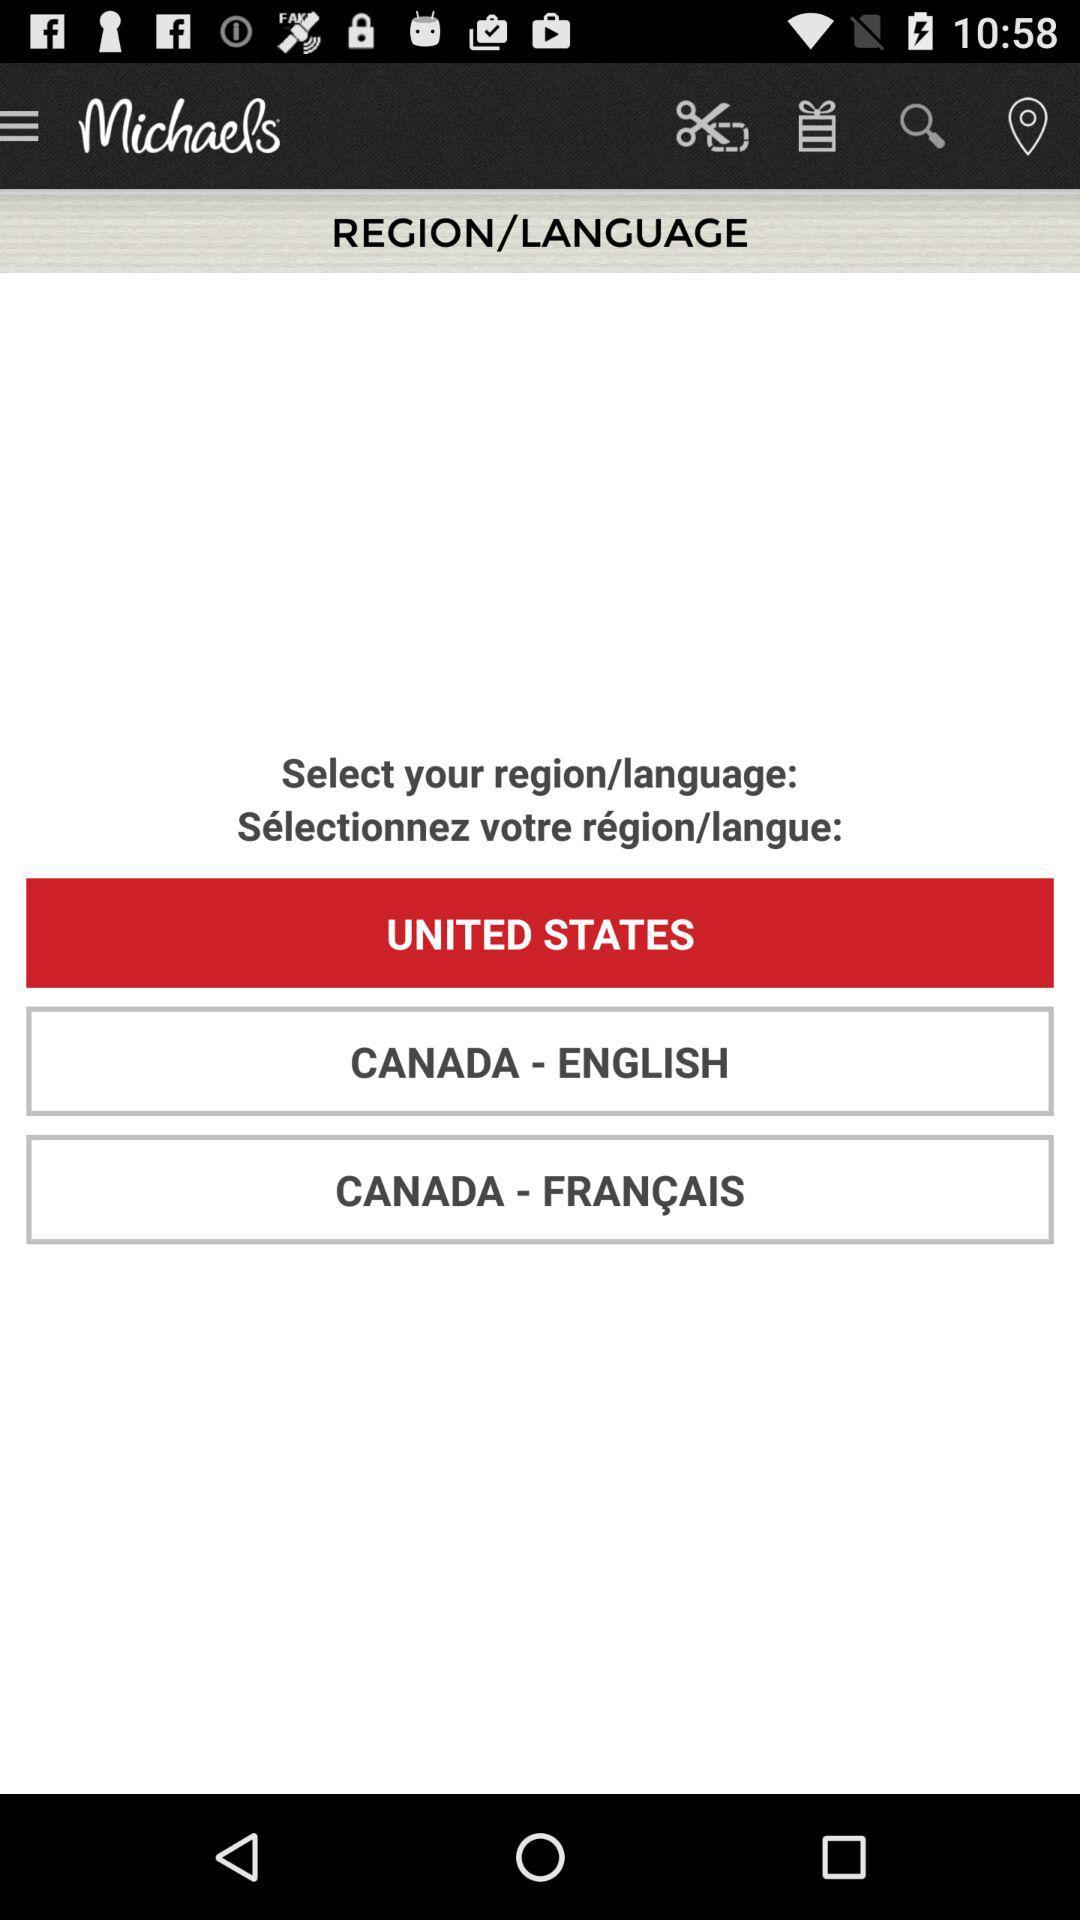 This screenshot has height=1920, width=1080. Describe the element at coordinates (540, 931) in the screenshot. I see `app above the canada - english app` at that location.